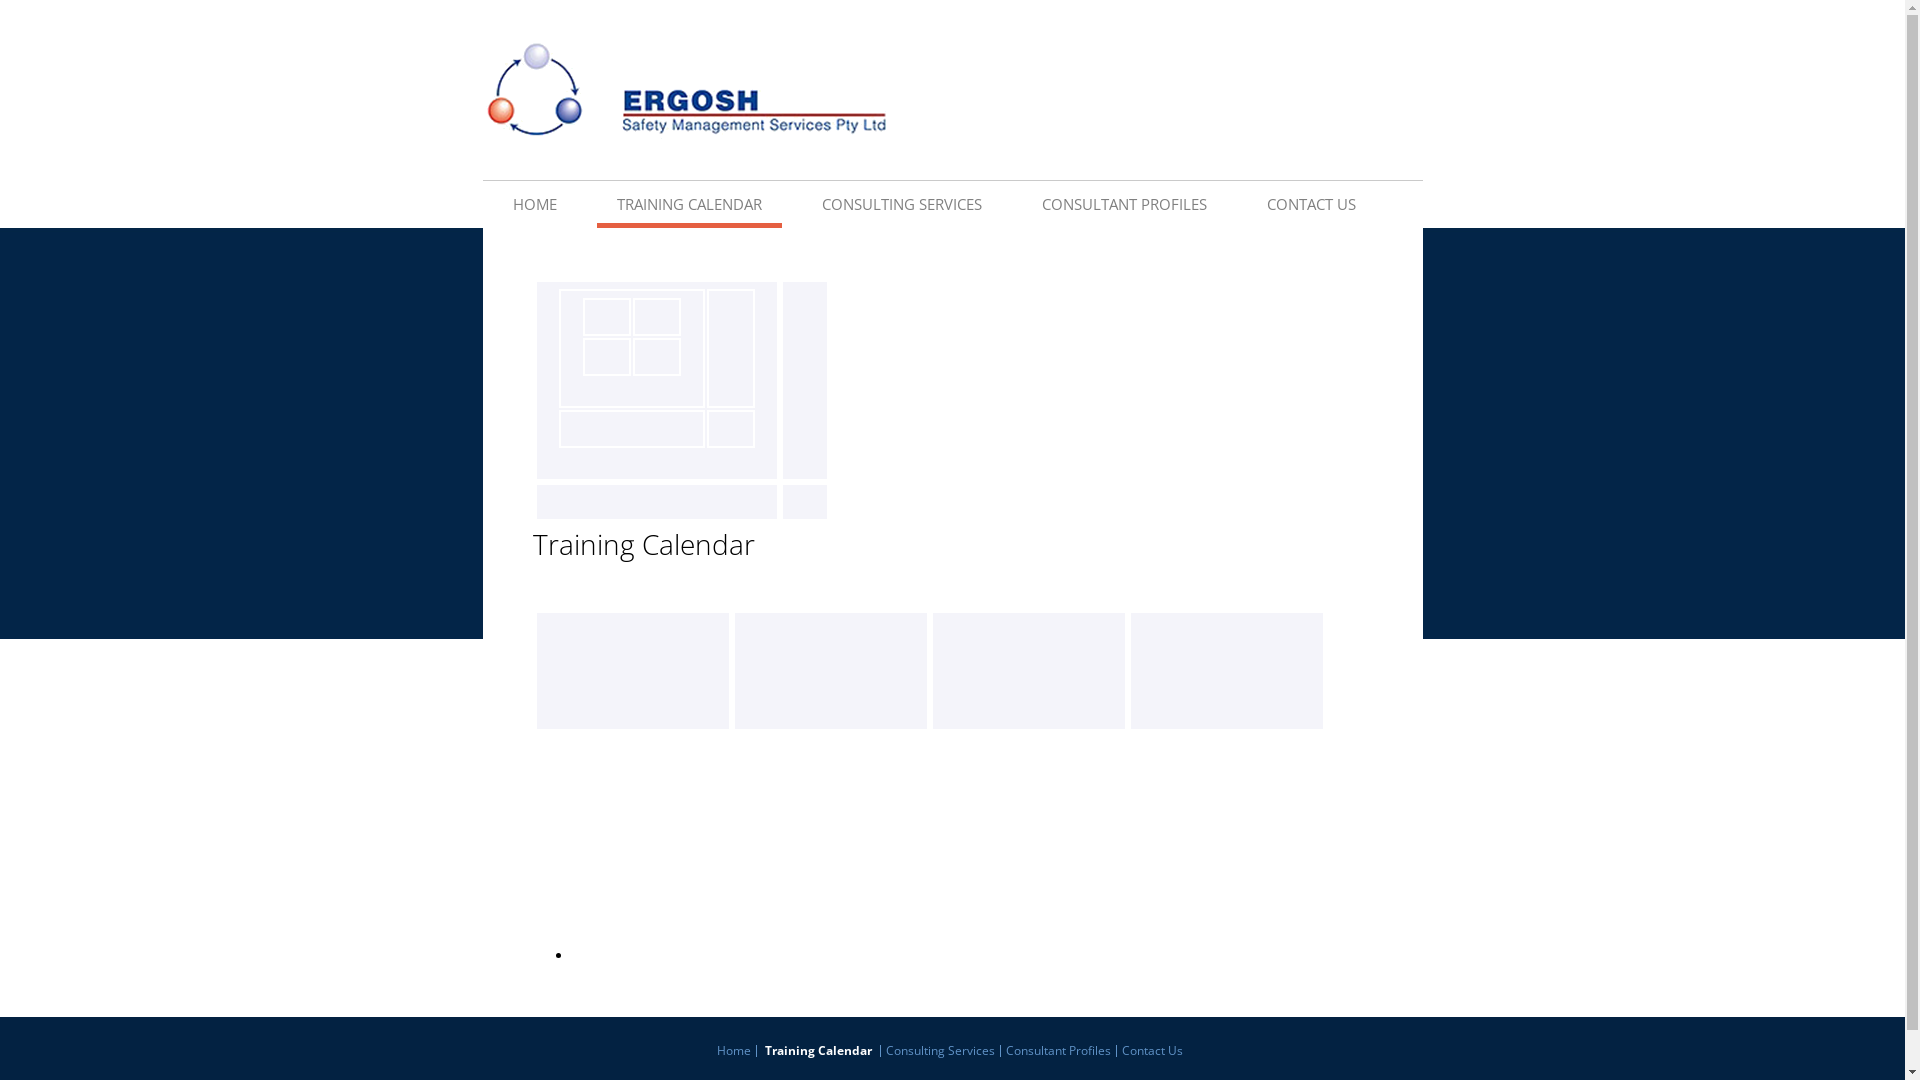 The height and width of the screenshot is (1080, 1920). I want to click on 'CONTACT US', so click(1245, 201).